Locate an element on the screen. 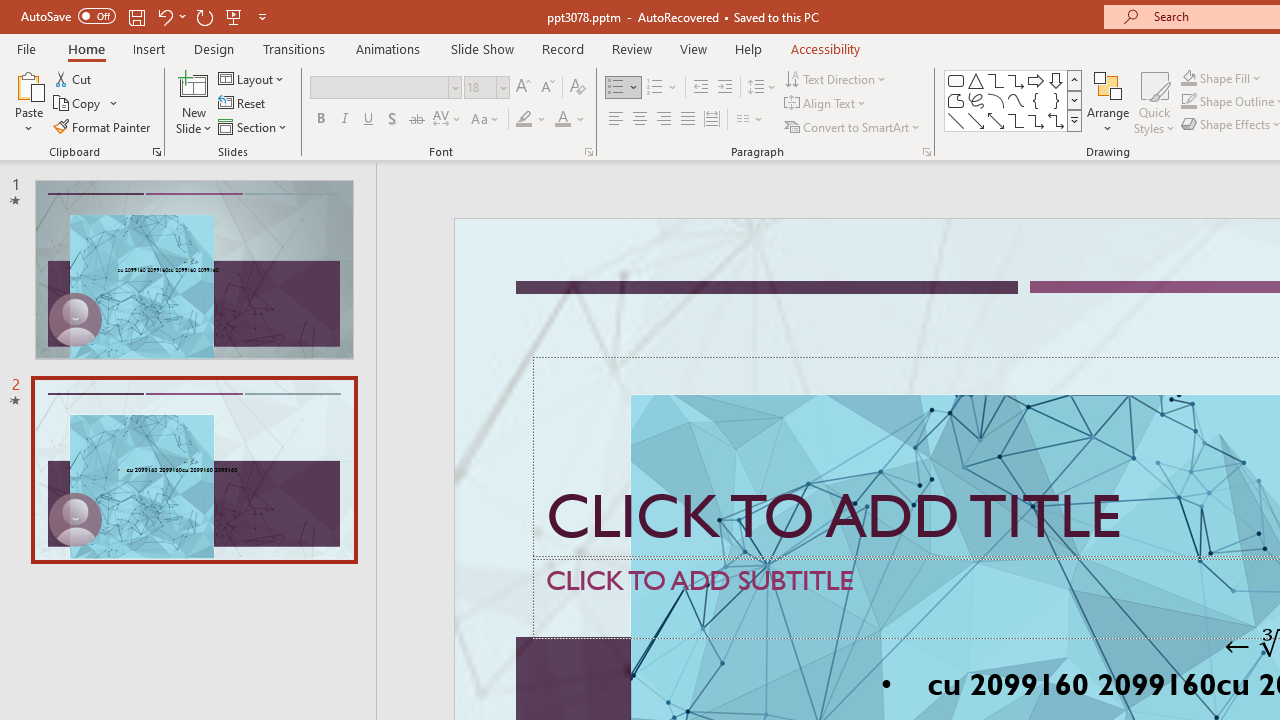  'Change Case' is located at coordinates (486, 119).